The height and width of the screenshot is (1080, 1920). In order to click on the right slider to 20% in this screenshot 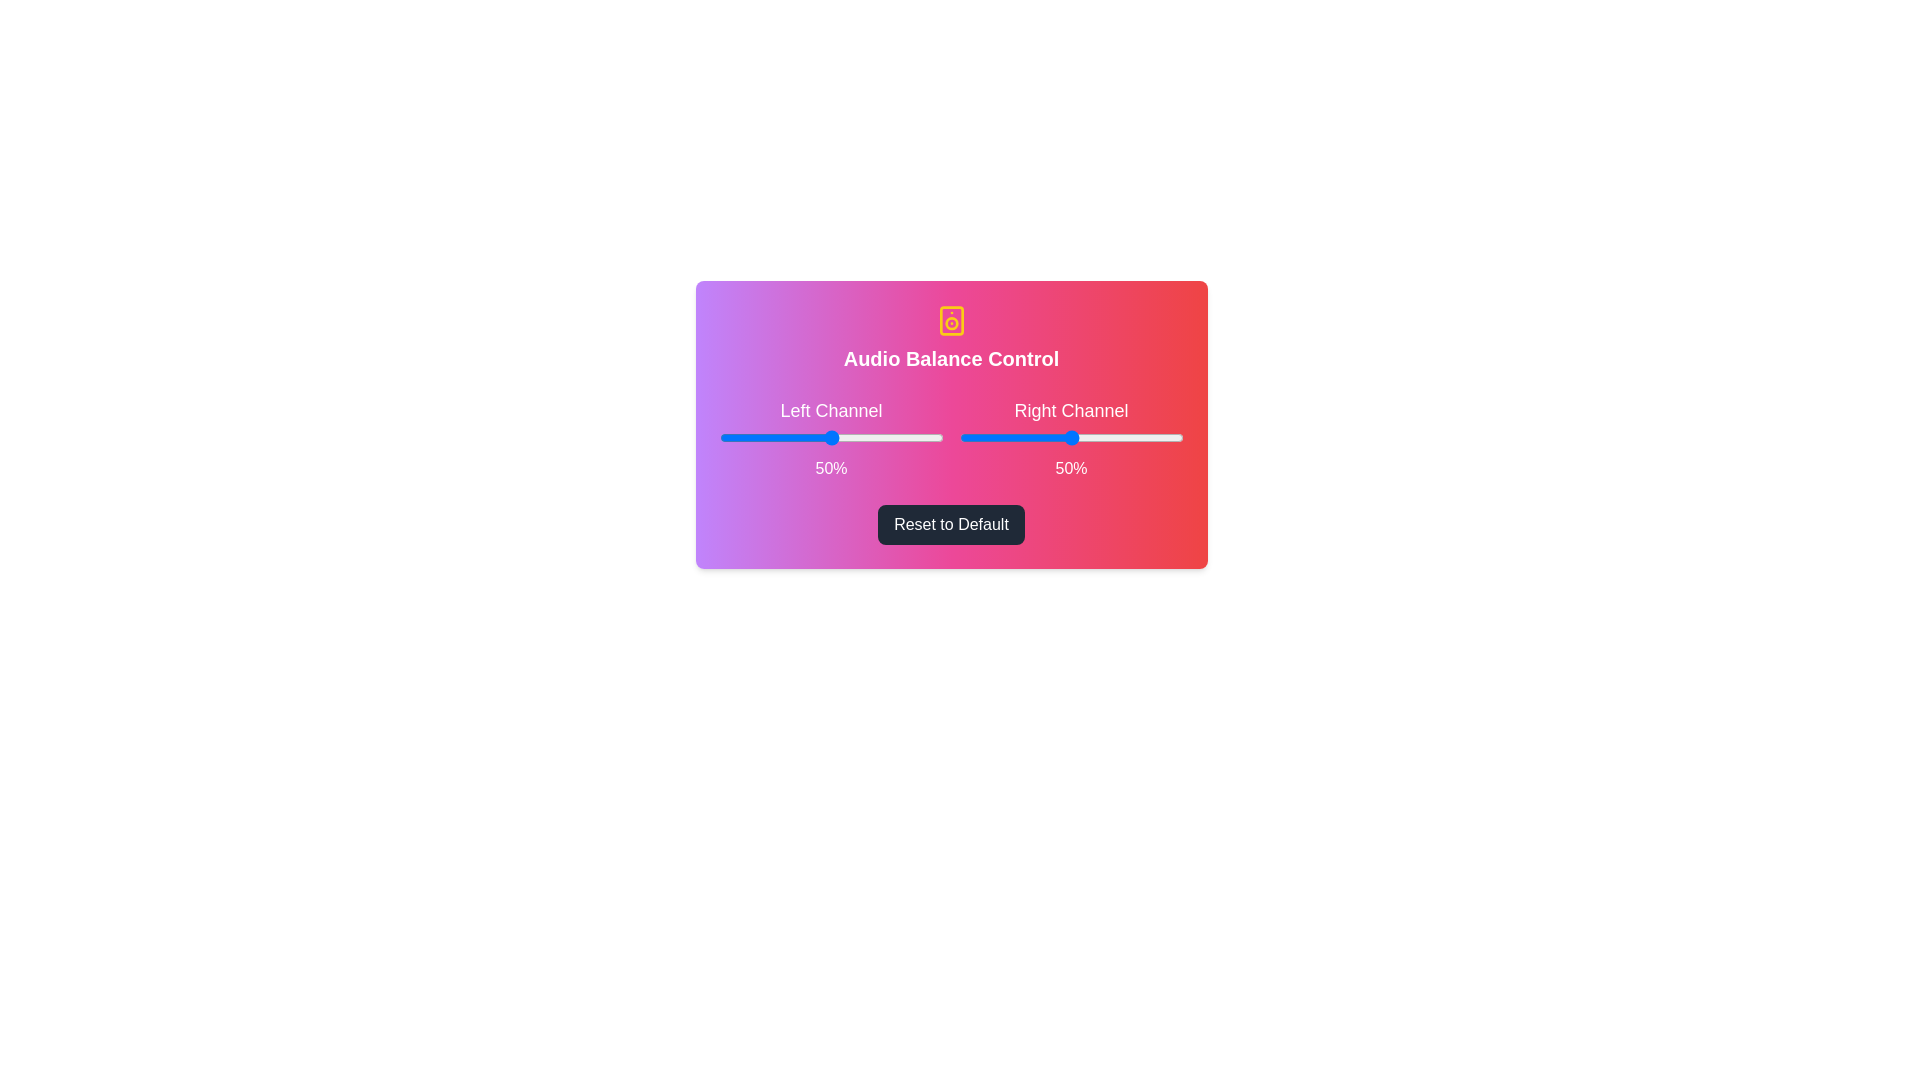, I will do `click(1004, 437)`.